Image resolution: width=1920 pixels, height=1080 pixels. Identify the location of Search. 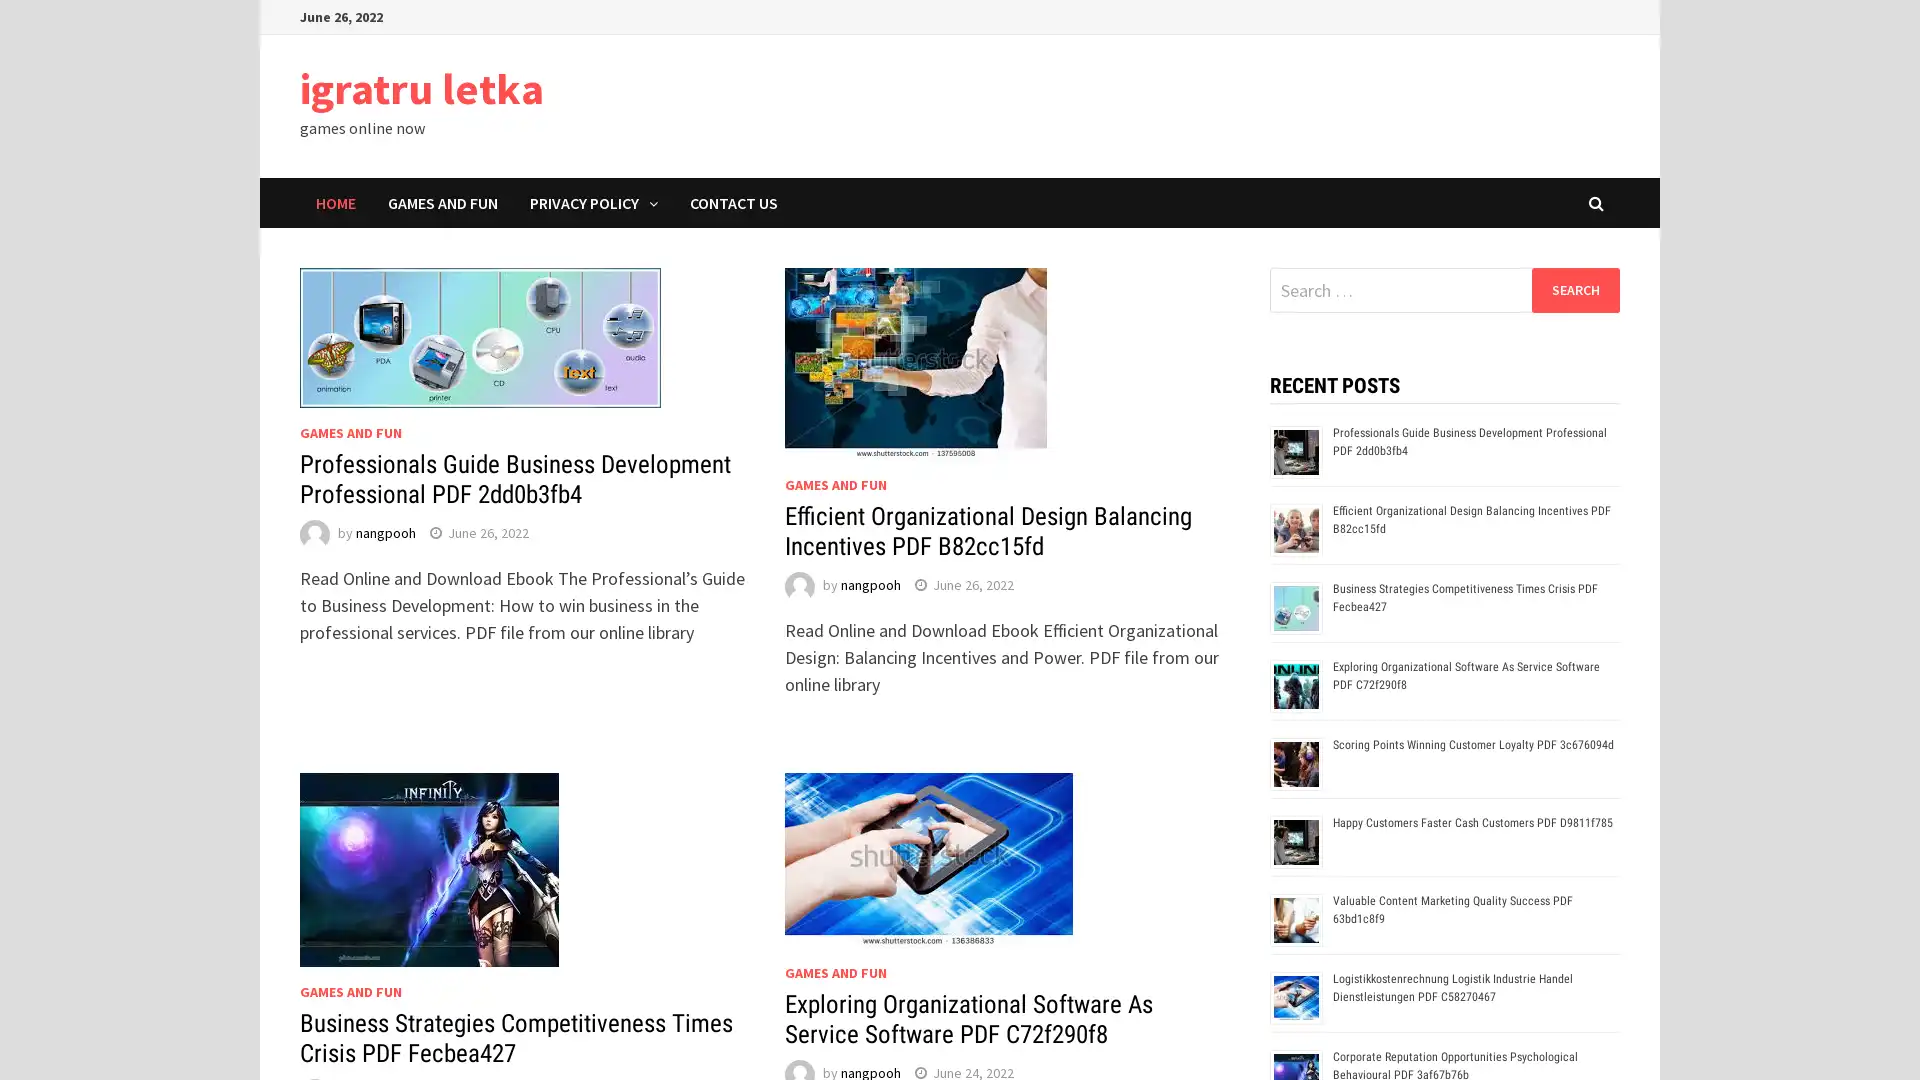
(1574, 289).